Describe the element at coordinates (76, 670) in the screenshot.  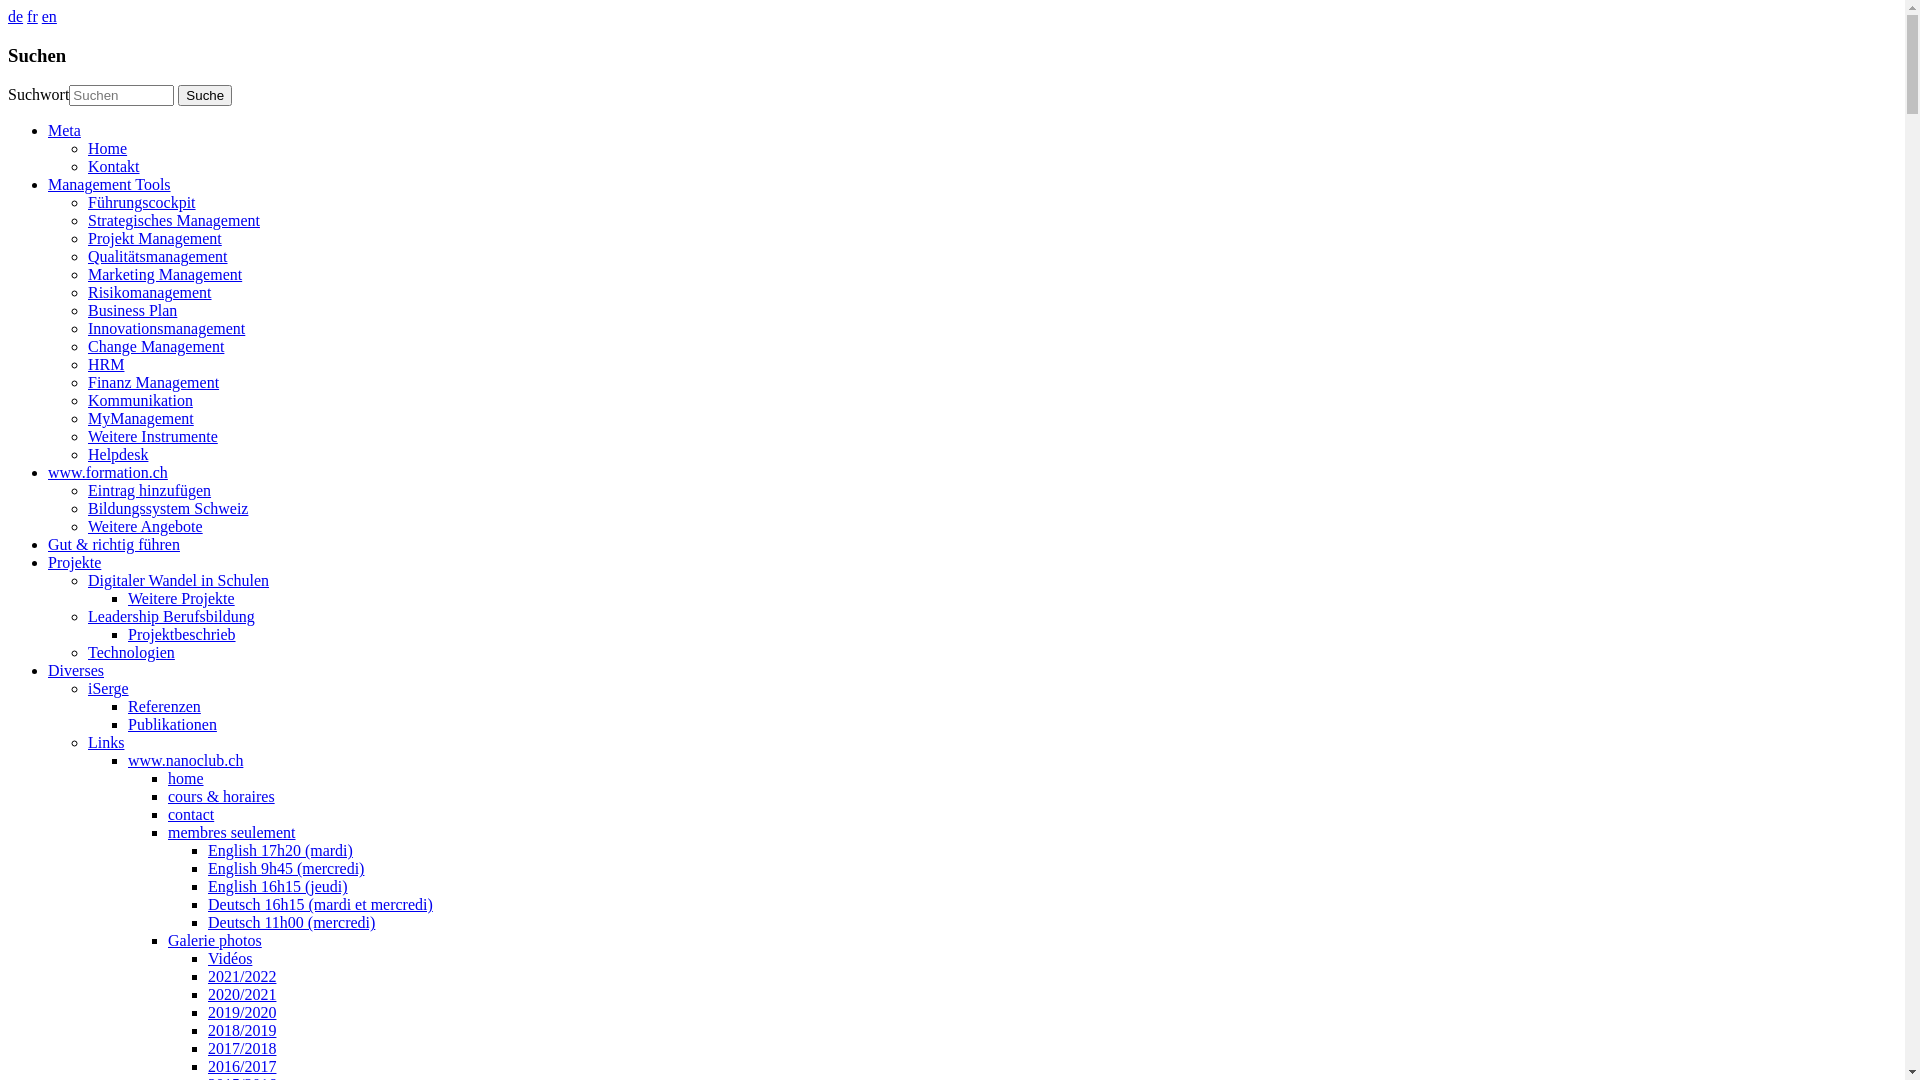
I see `'Diverses'` at that location.